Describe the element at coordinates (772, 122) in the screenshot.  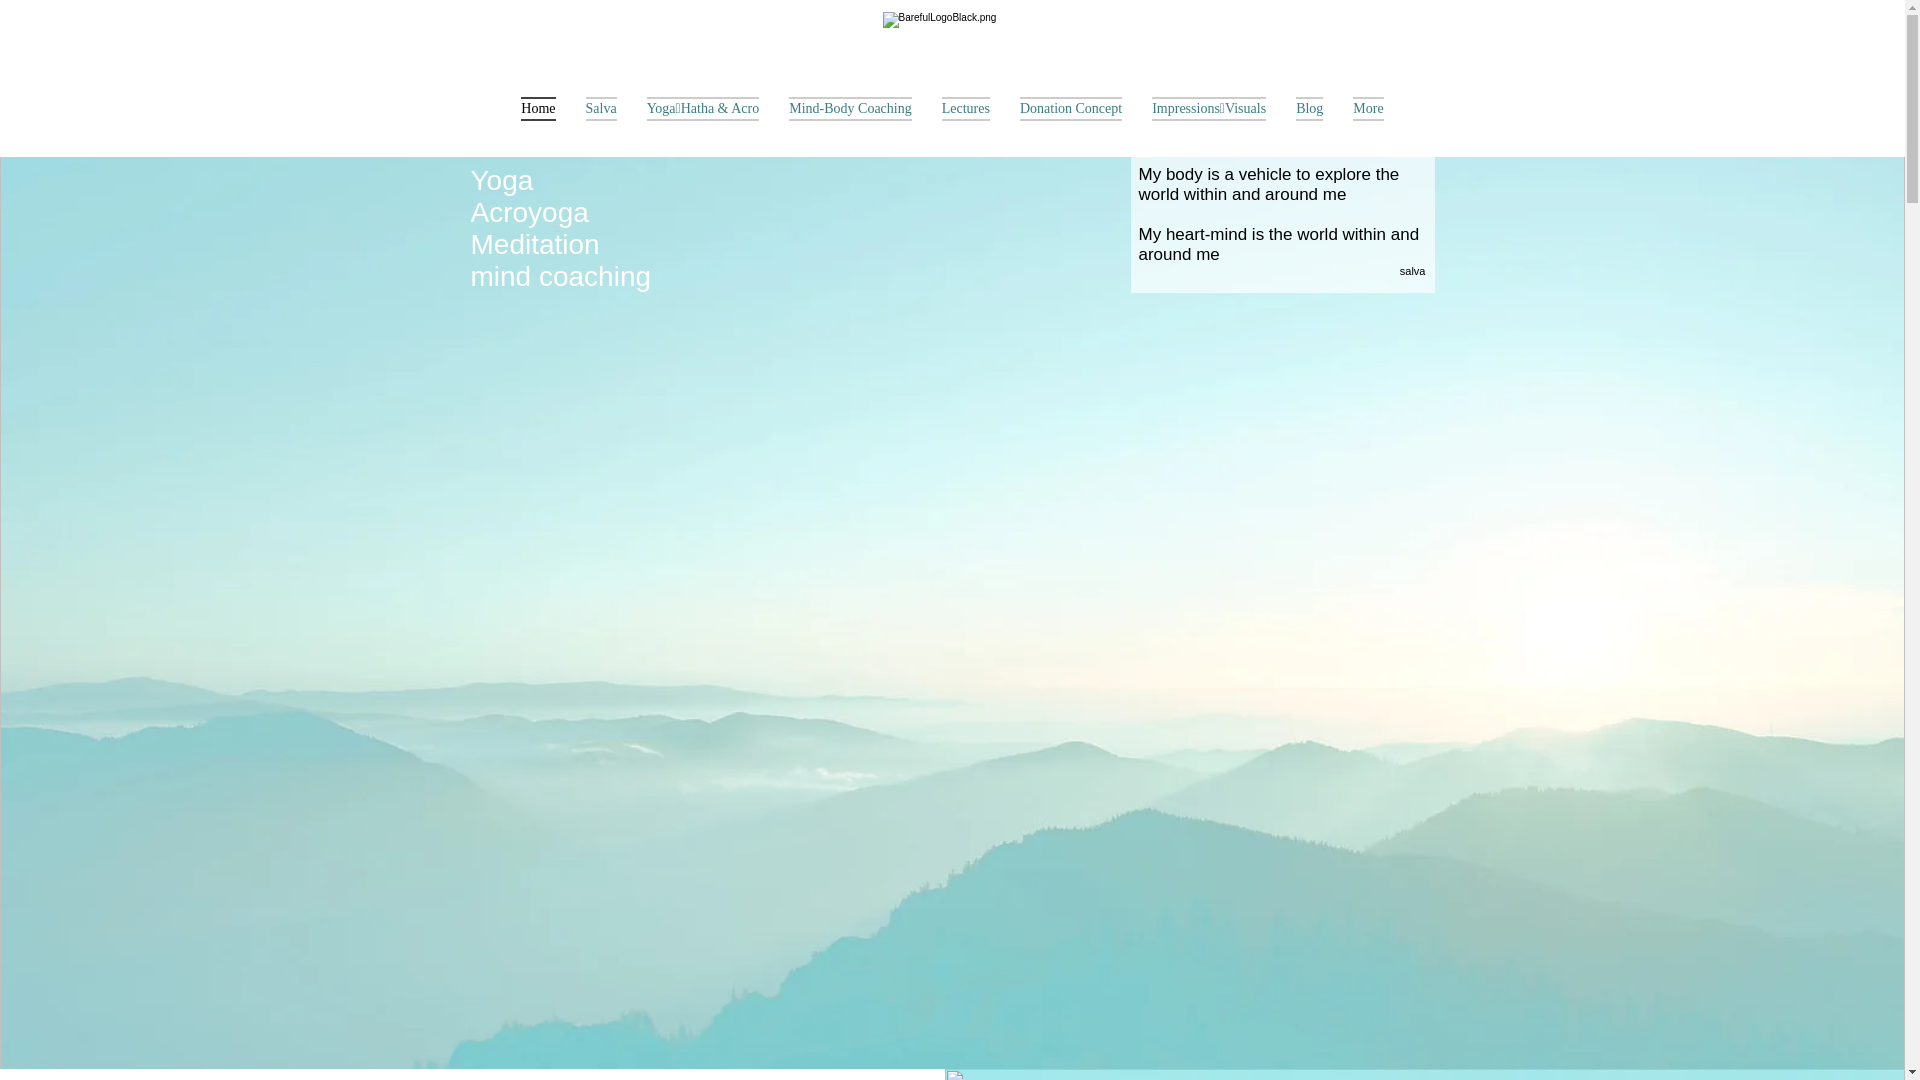
I see `'Mind-Body Coaching'` at that location.